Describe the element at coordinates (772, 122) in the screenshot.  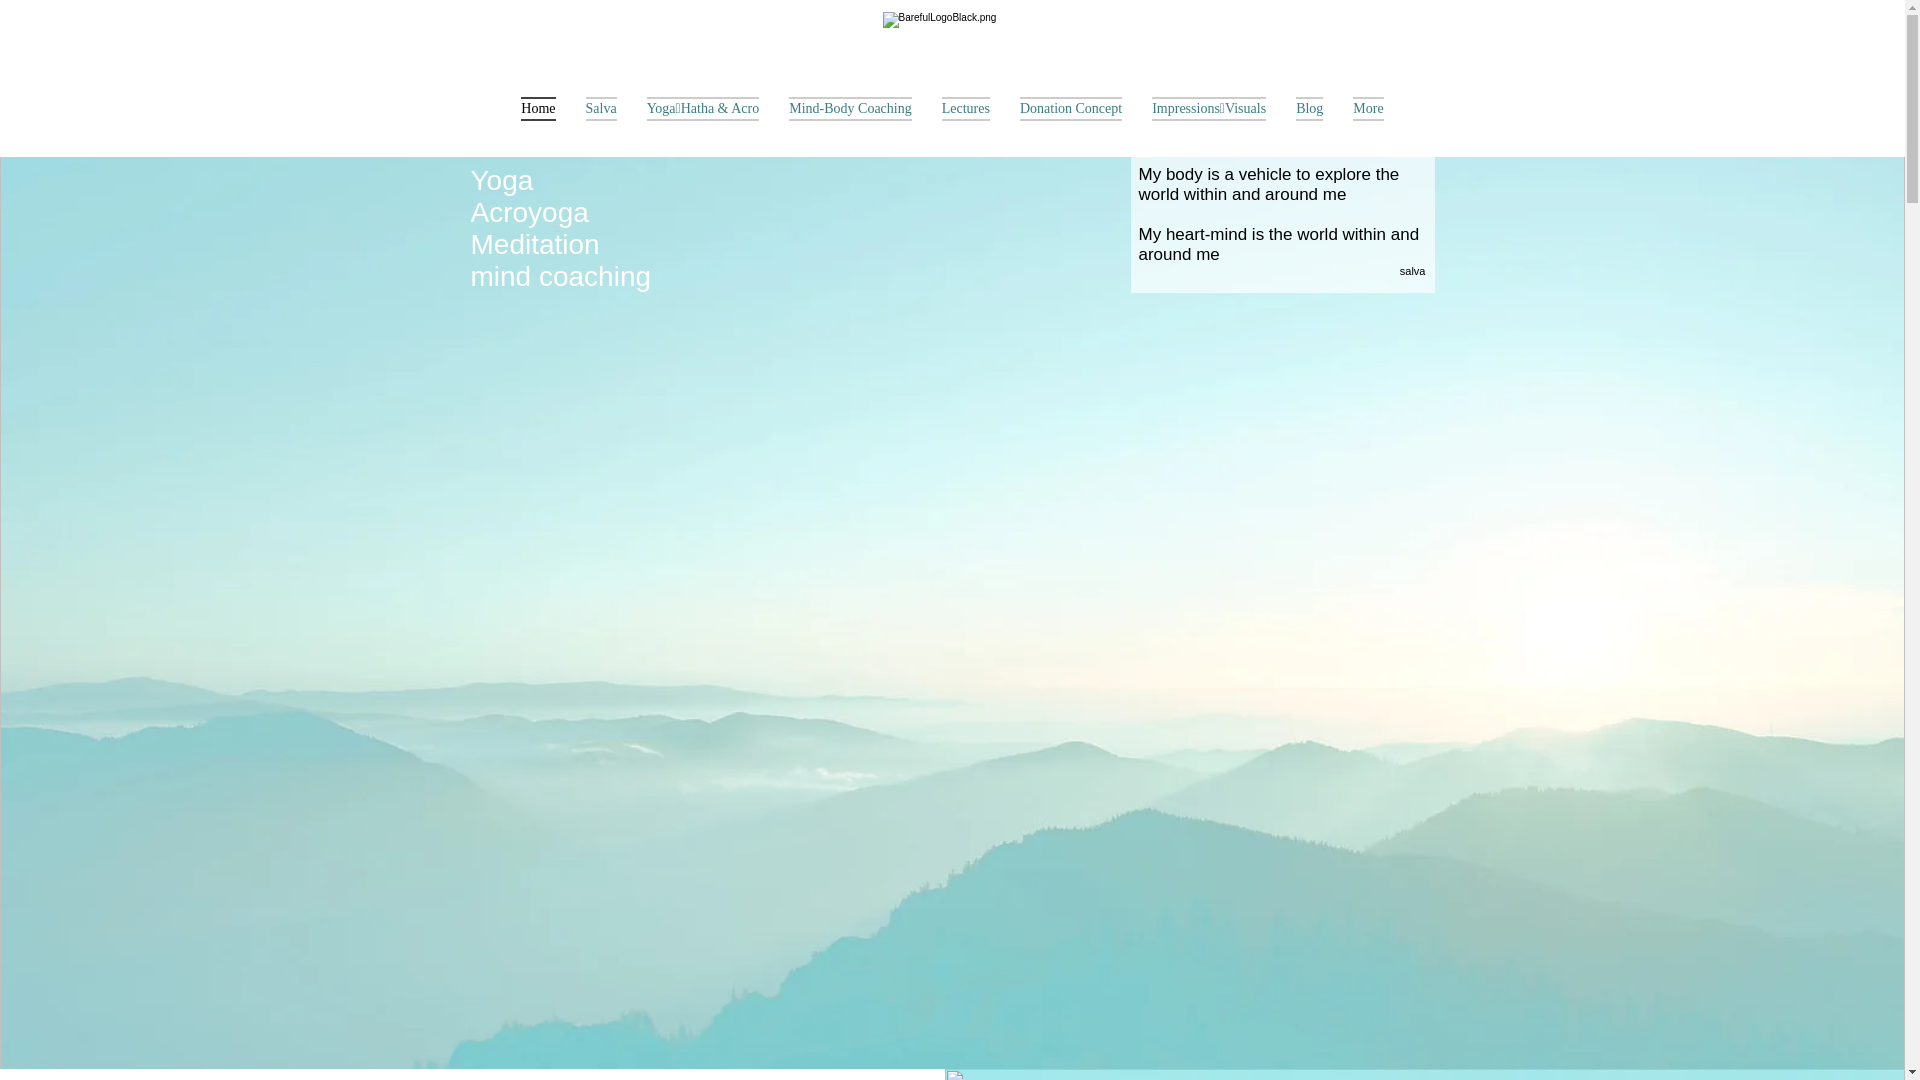
I see `'Mind-Body Coaching'` at that location.